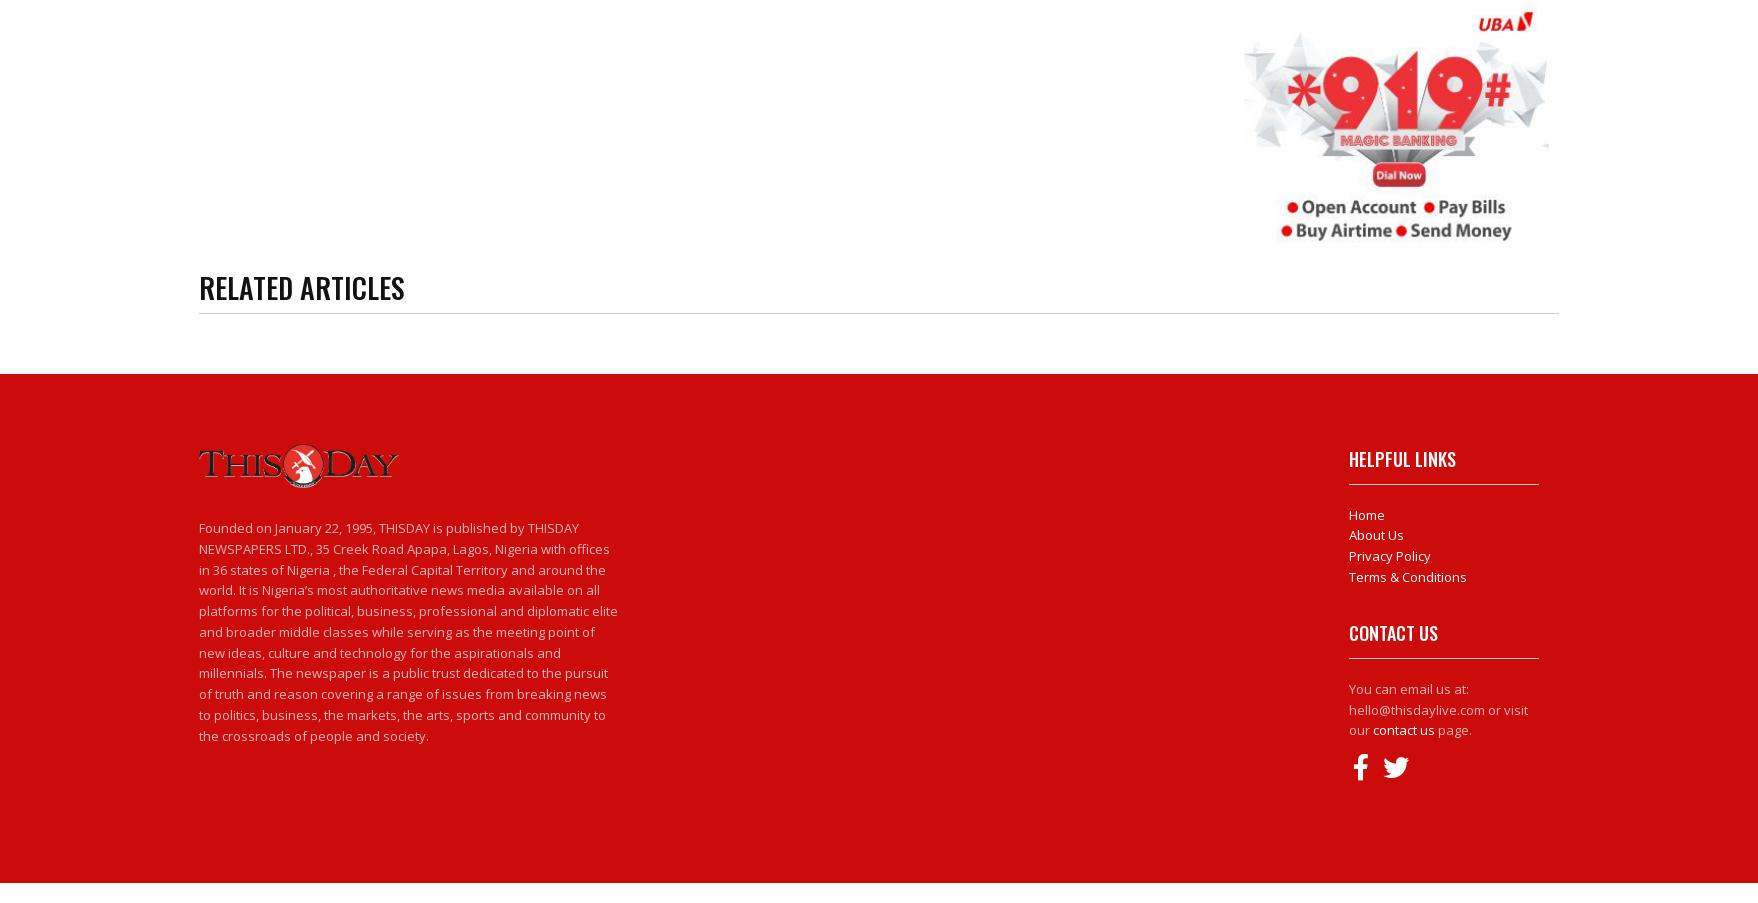 The image size is (1758, 903). Describe the element at coordinates (1402, 729) in the screenshot. I see `'contact us'` at that location.